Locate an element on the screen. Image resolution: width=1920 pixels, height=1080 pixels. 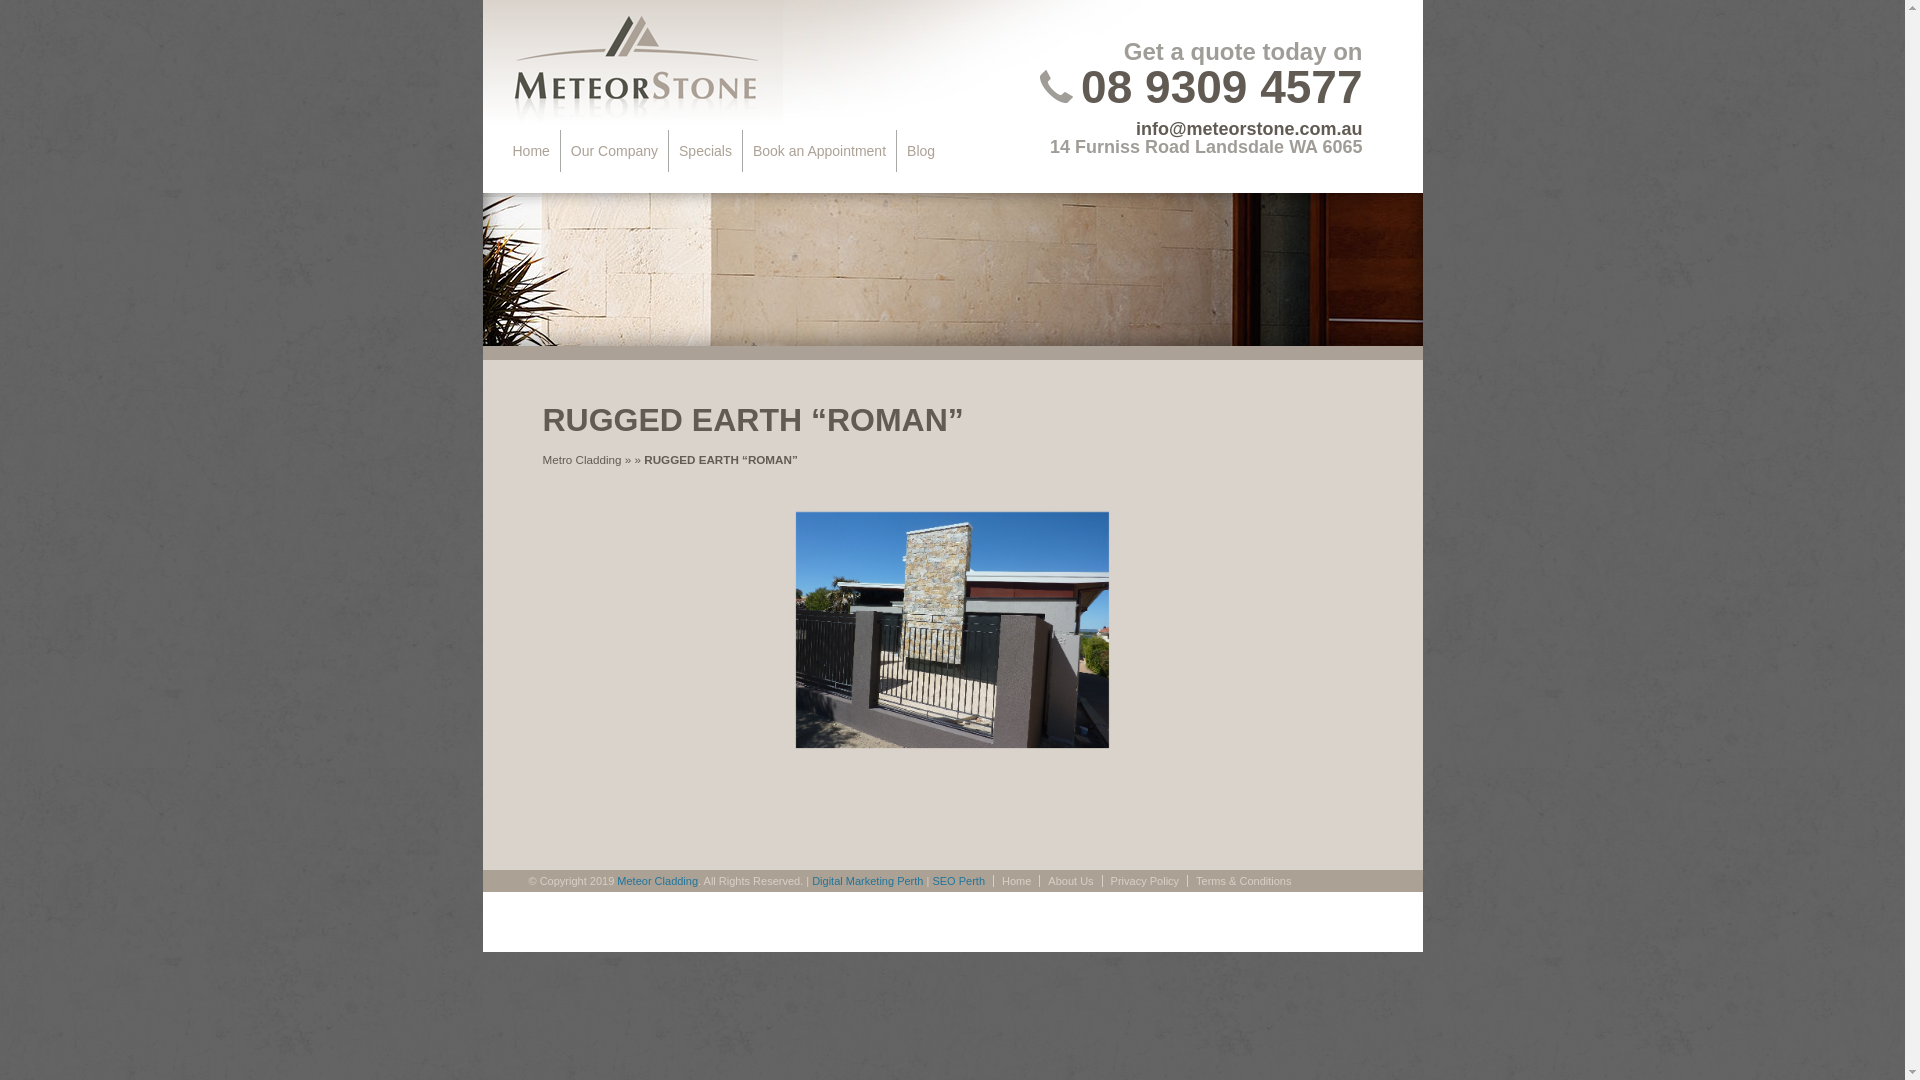
'Terms & Conditions' is located at coordinates (1242, 879).